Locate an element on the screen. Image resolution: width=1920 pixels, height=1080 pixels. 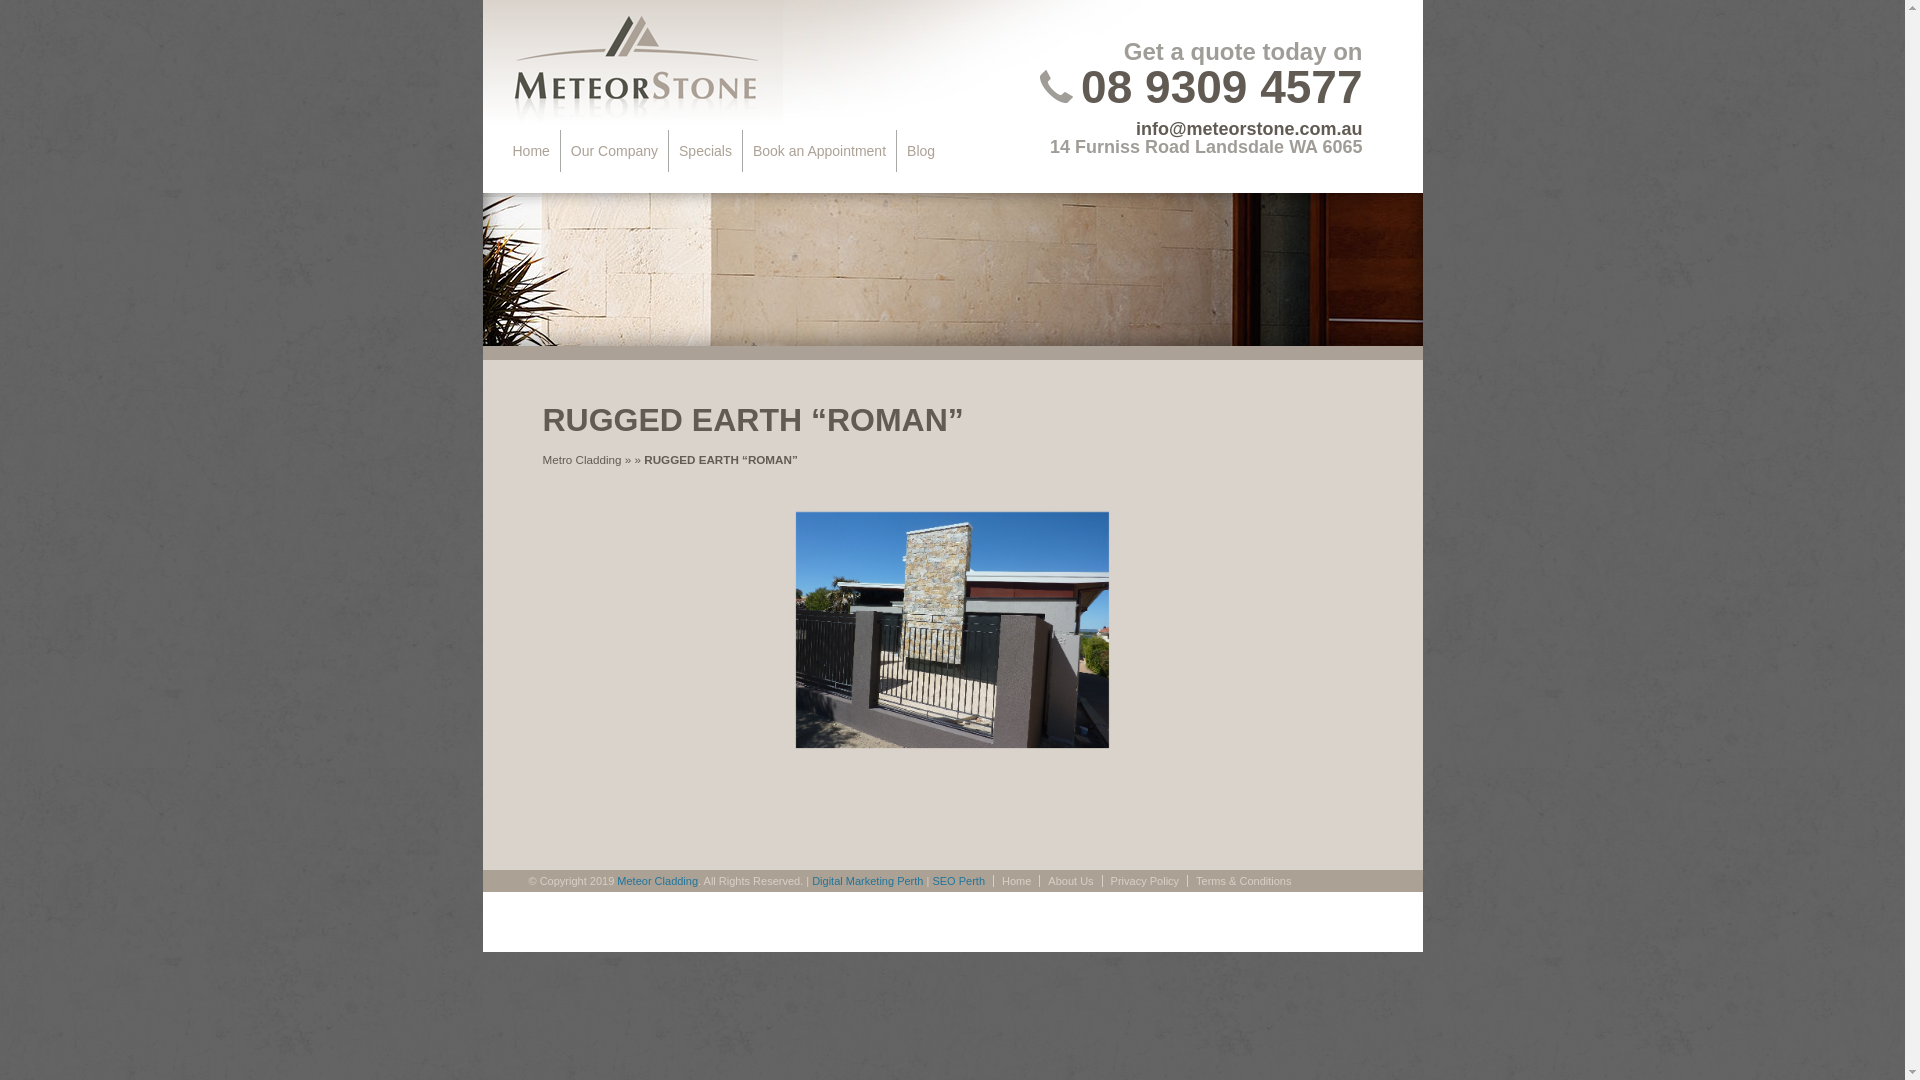
'Terms & Conditions' is located at coordinates (1242, 879).